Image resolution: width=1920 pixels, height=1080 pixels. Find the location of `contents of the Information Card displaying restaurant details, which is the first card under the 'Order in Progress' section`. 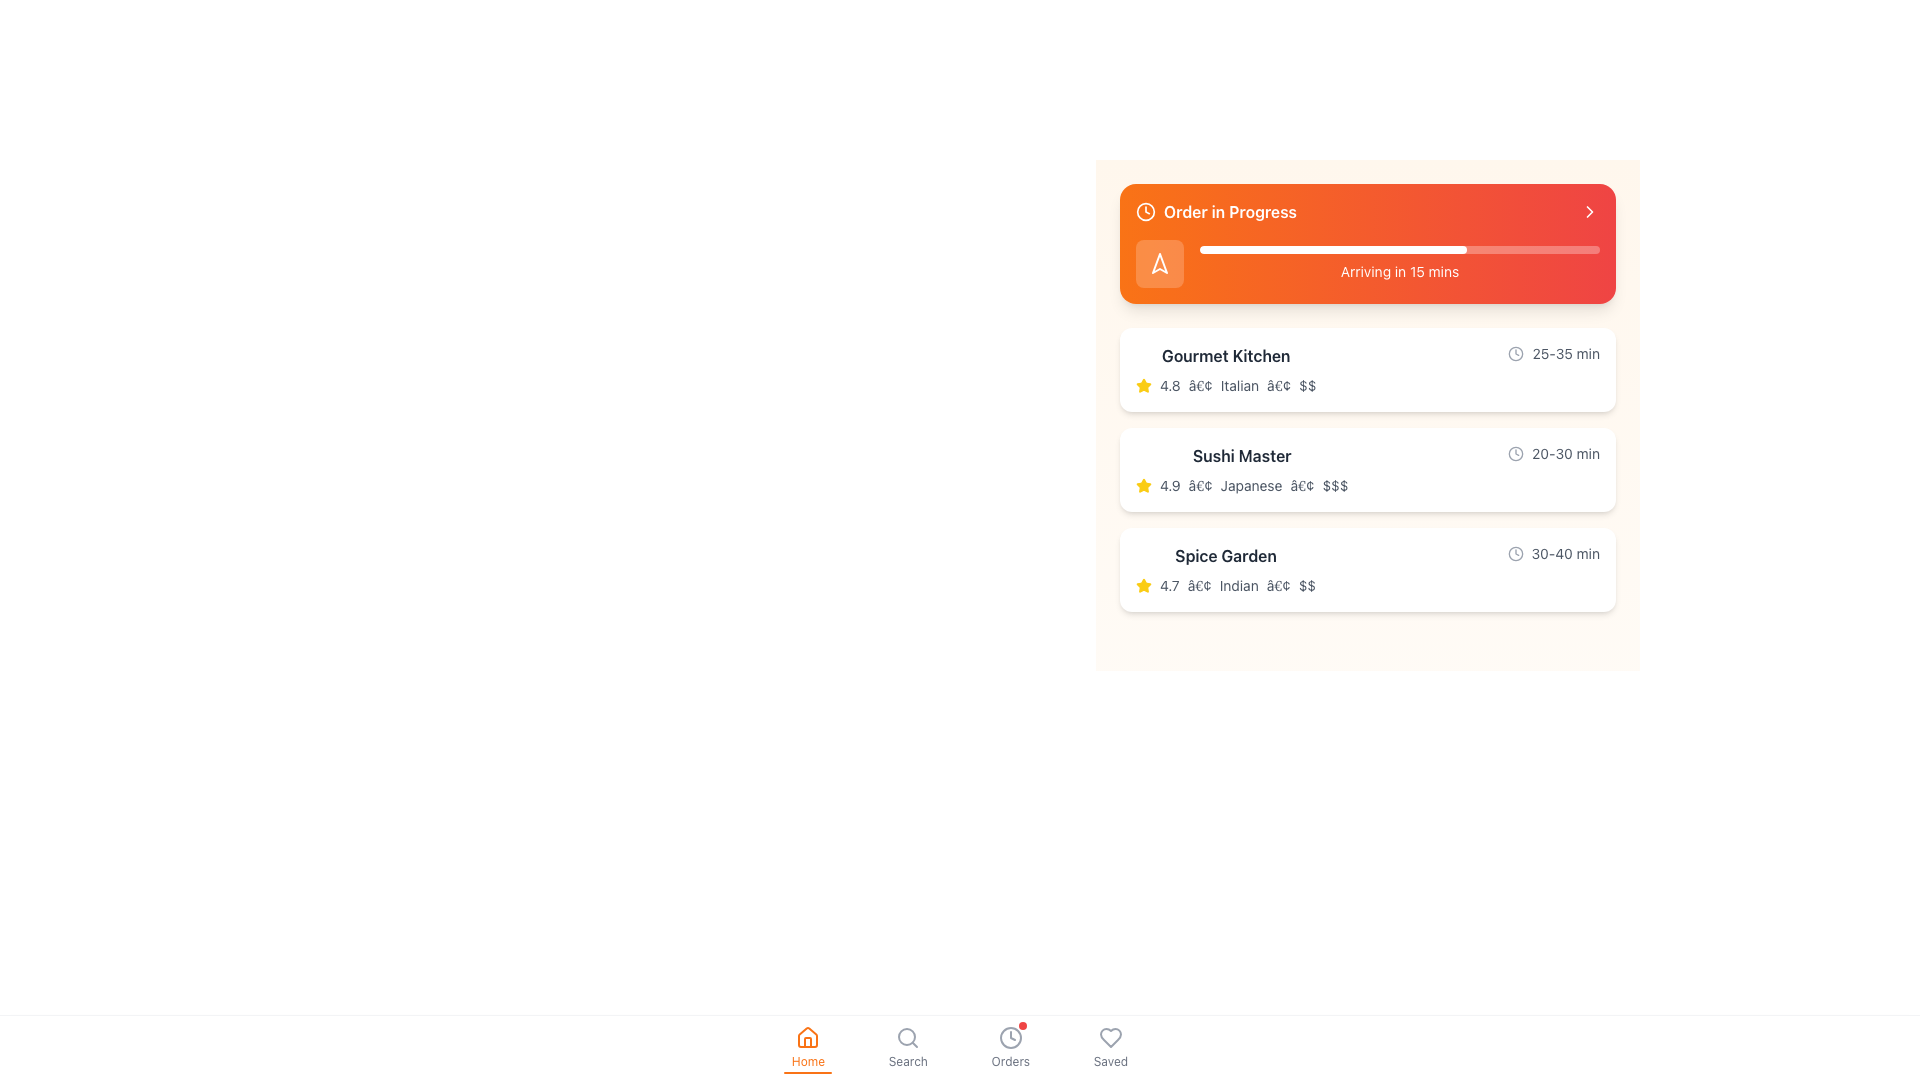

contents of the Information Card displaying restaurant details, which is the first card under the 'Order in Progress' section is located at coordinates (1367, 370).